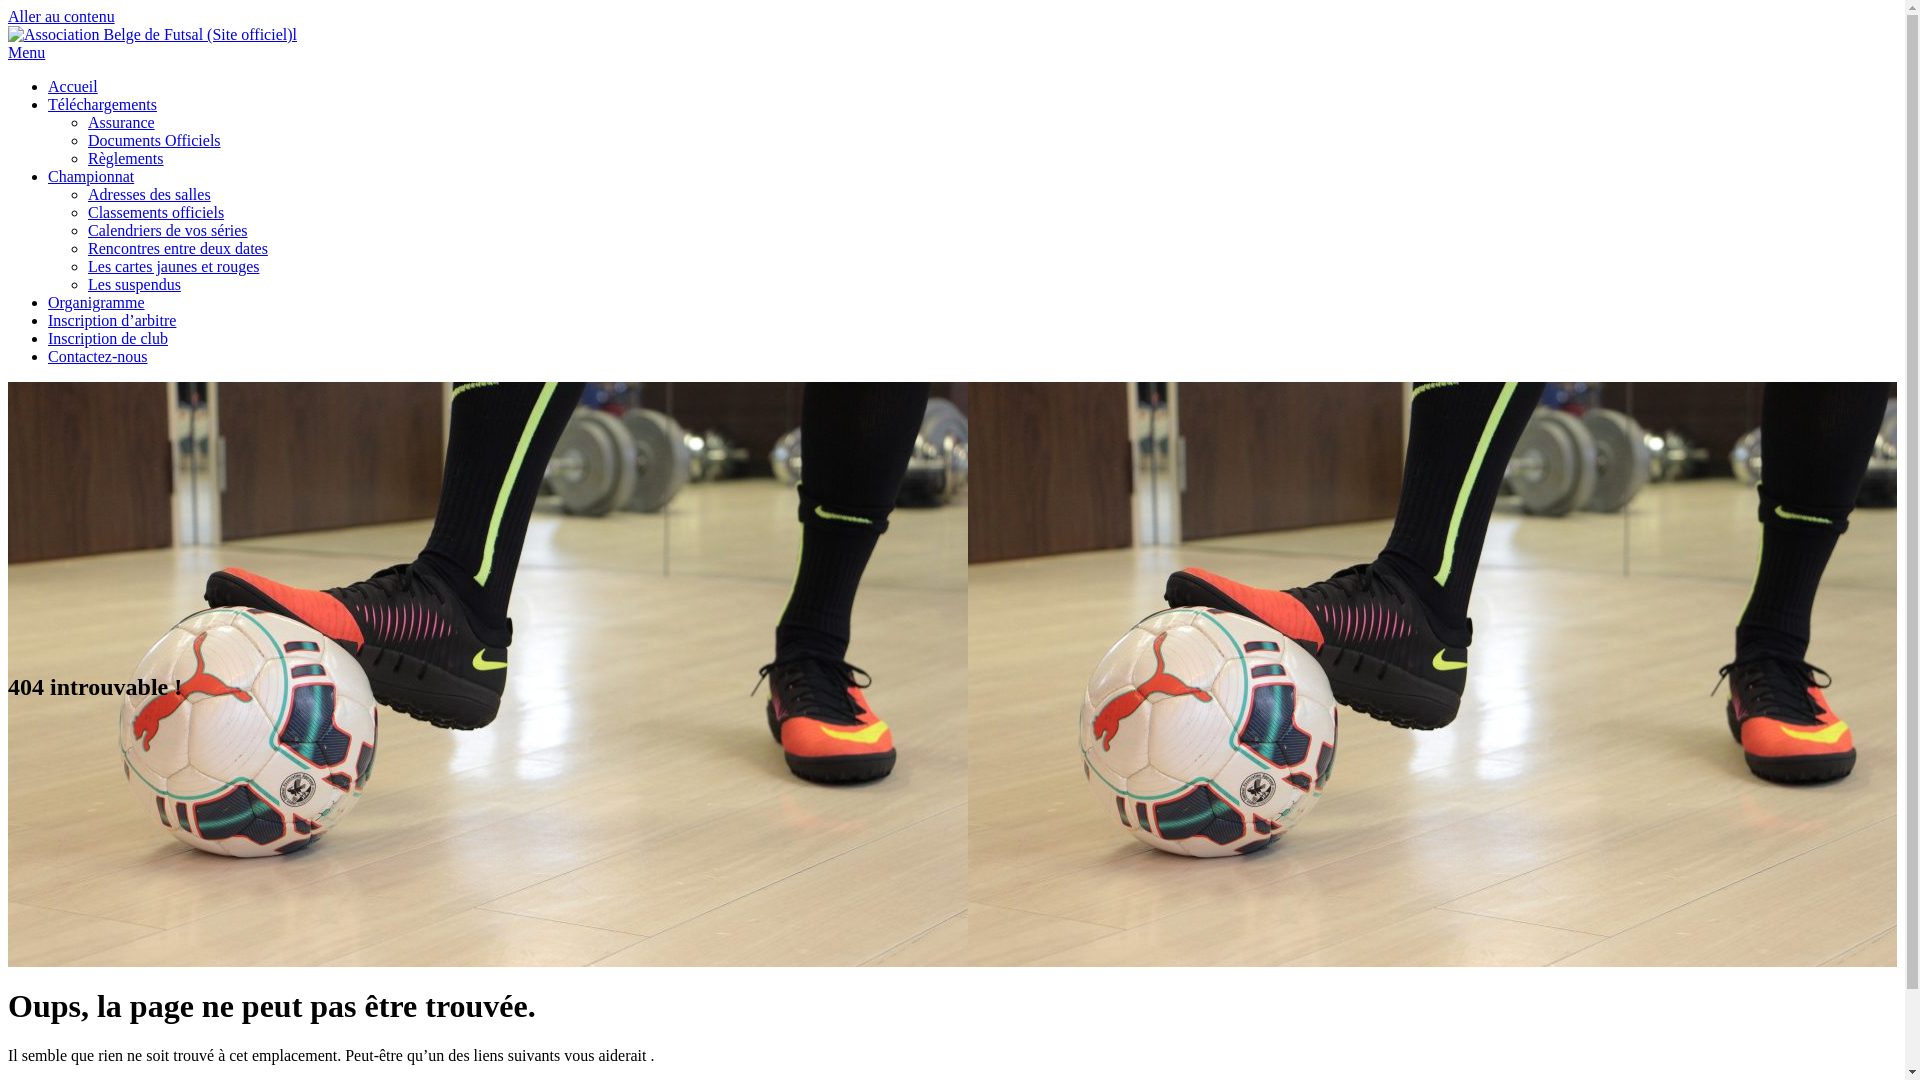 The width and height of the screenshot is (1920, 1080). Describe the element at coordinates (86, 247) in the screenshot. I see `'Rencontres entre deux dates'` at that location.